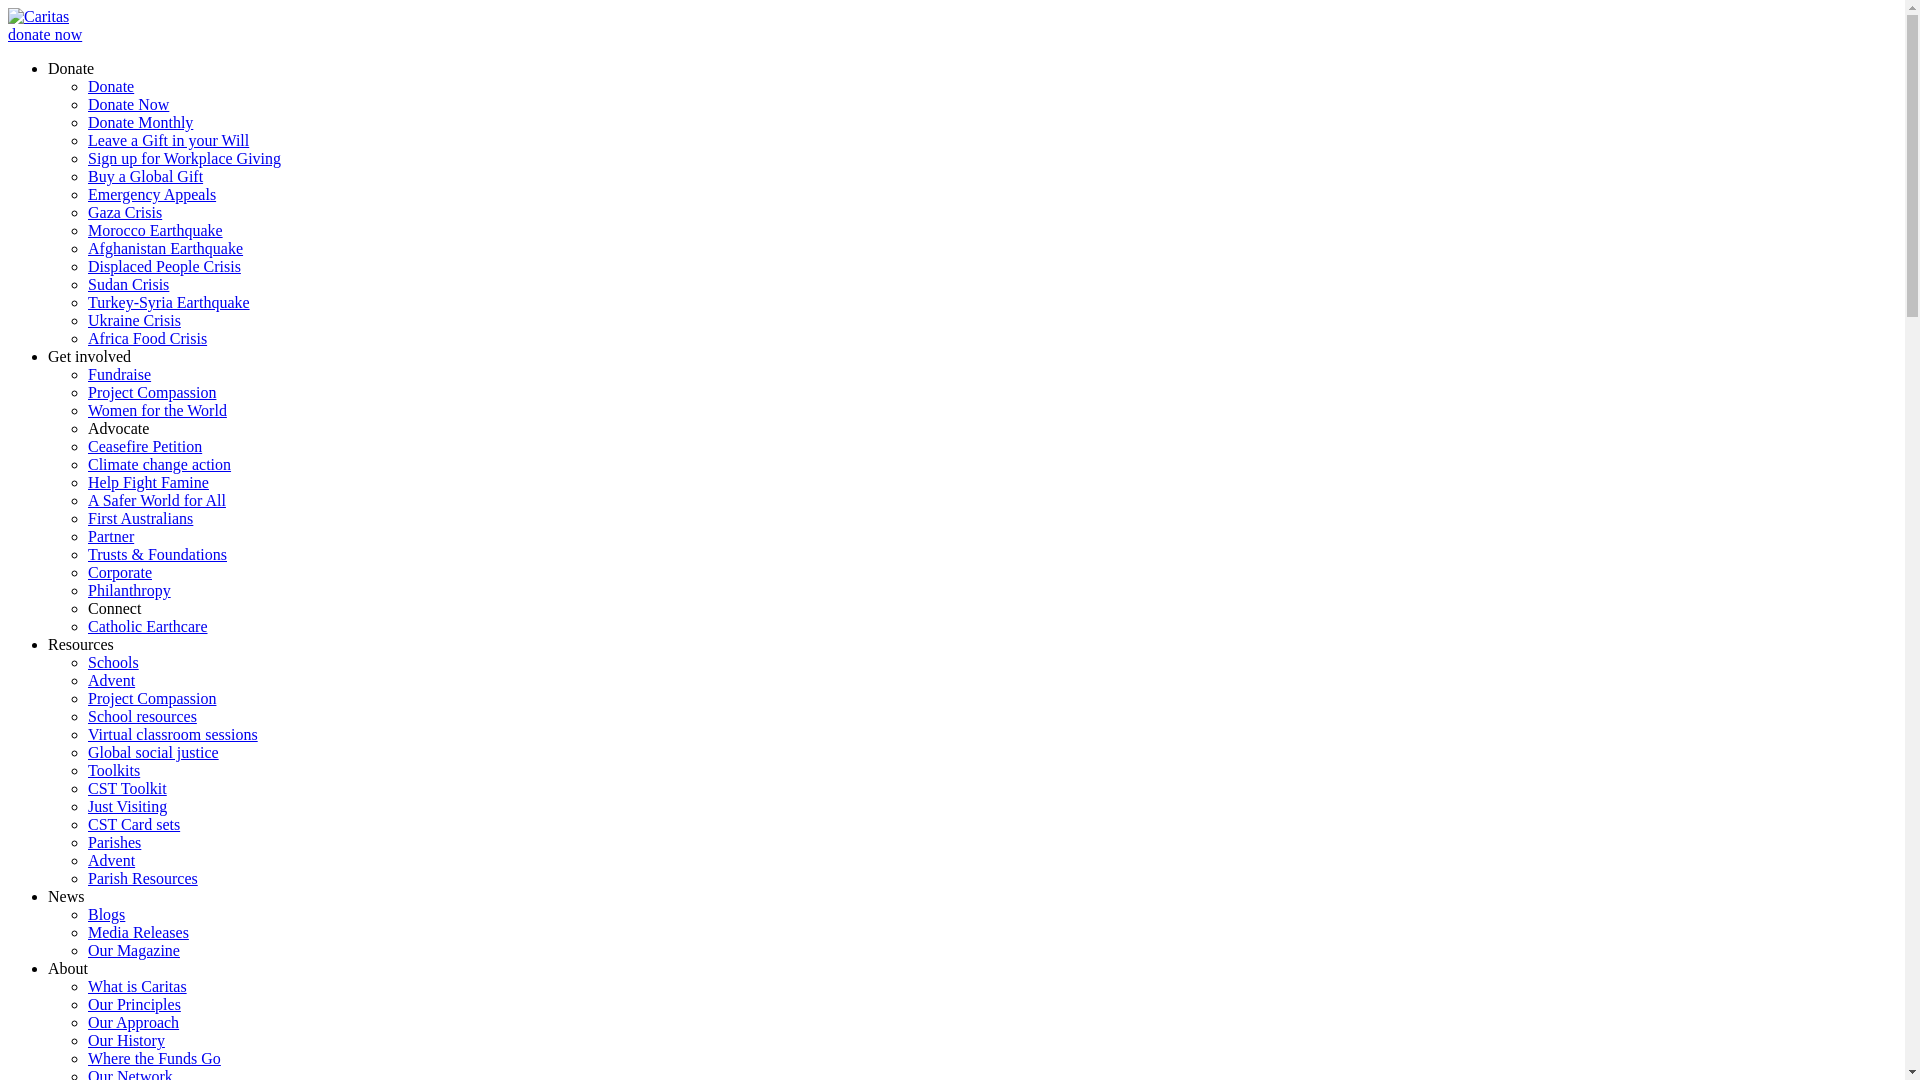  Describe the element at coordinates (142, 877) in the screenshot. I see `'Parish Resources'` at that location.